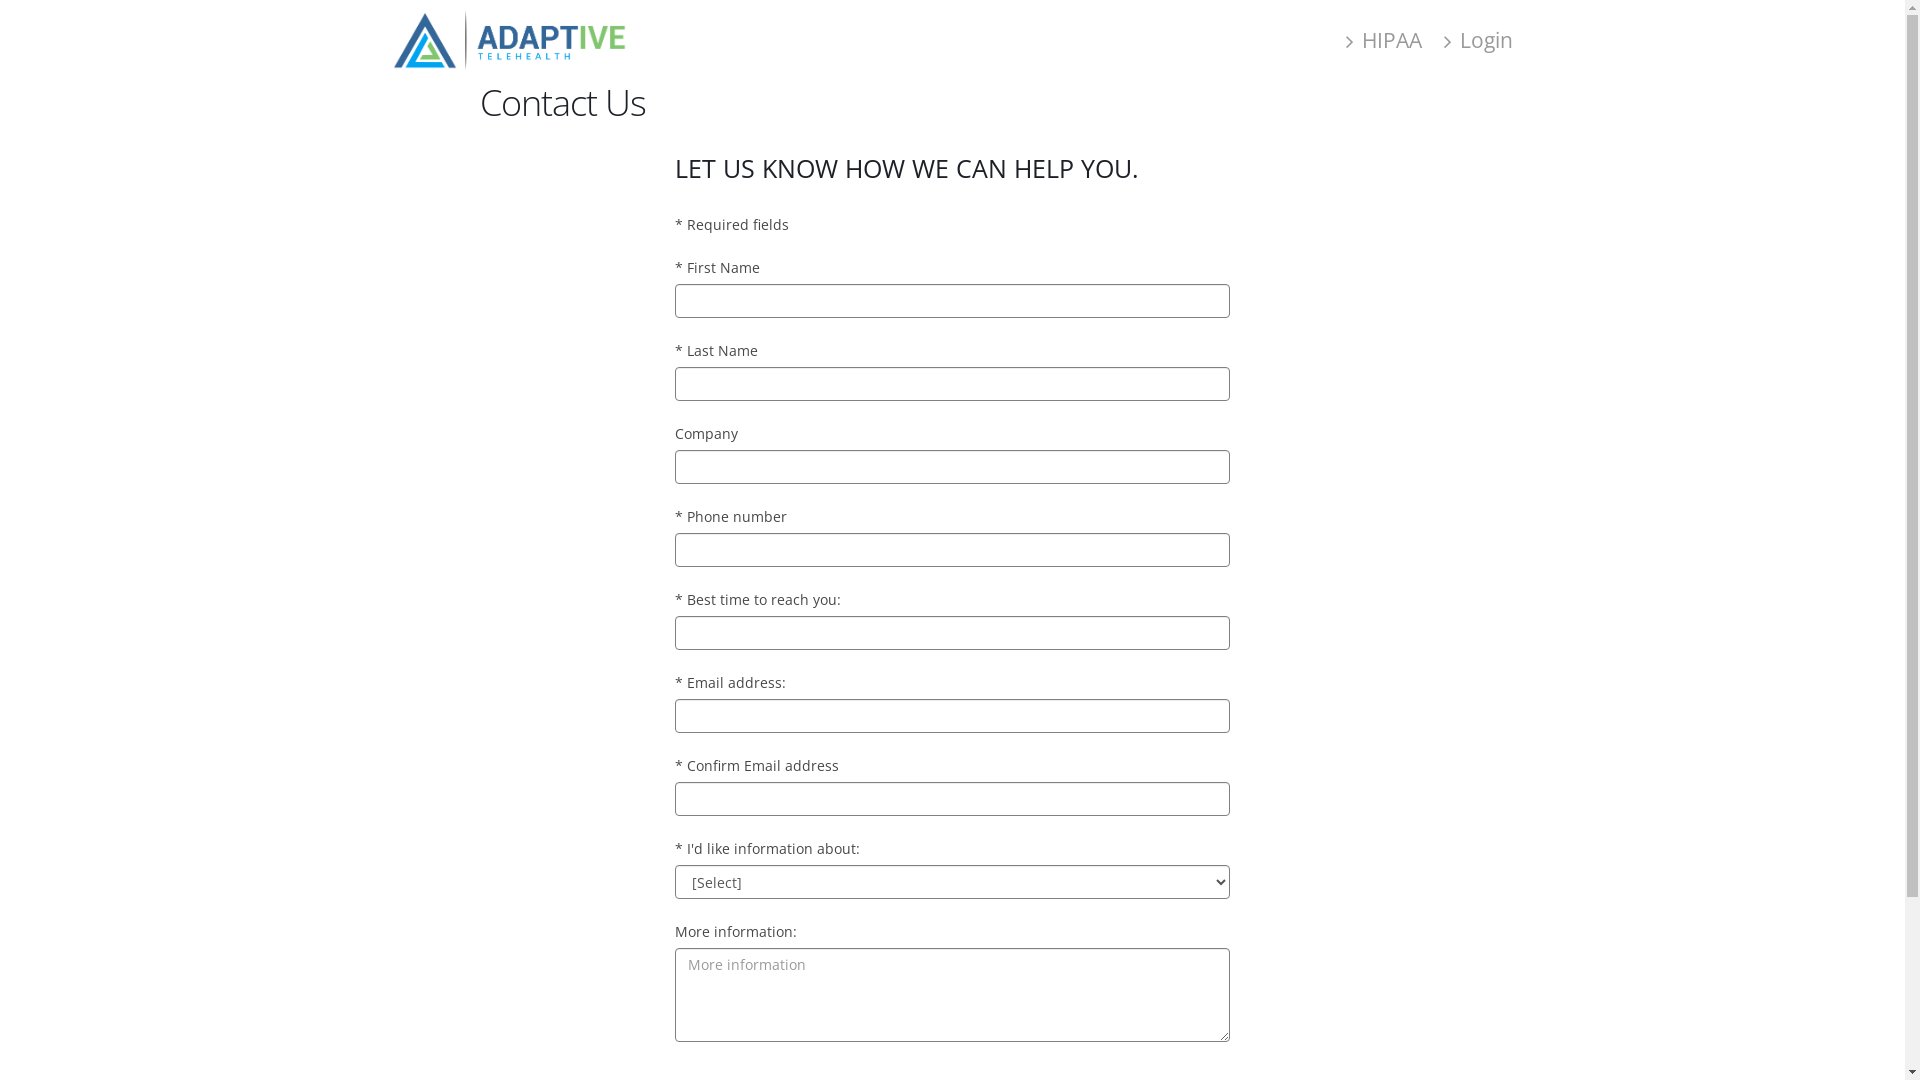  Describe the element at coordinates (1382, 39) in the screenshot. I see `'HIPAA'` at that location.